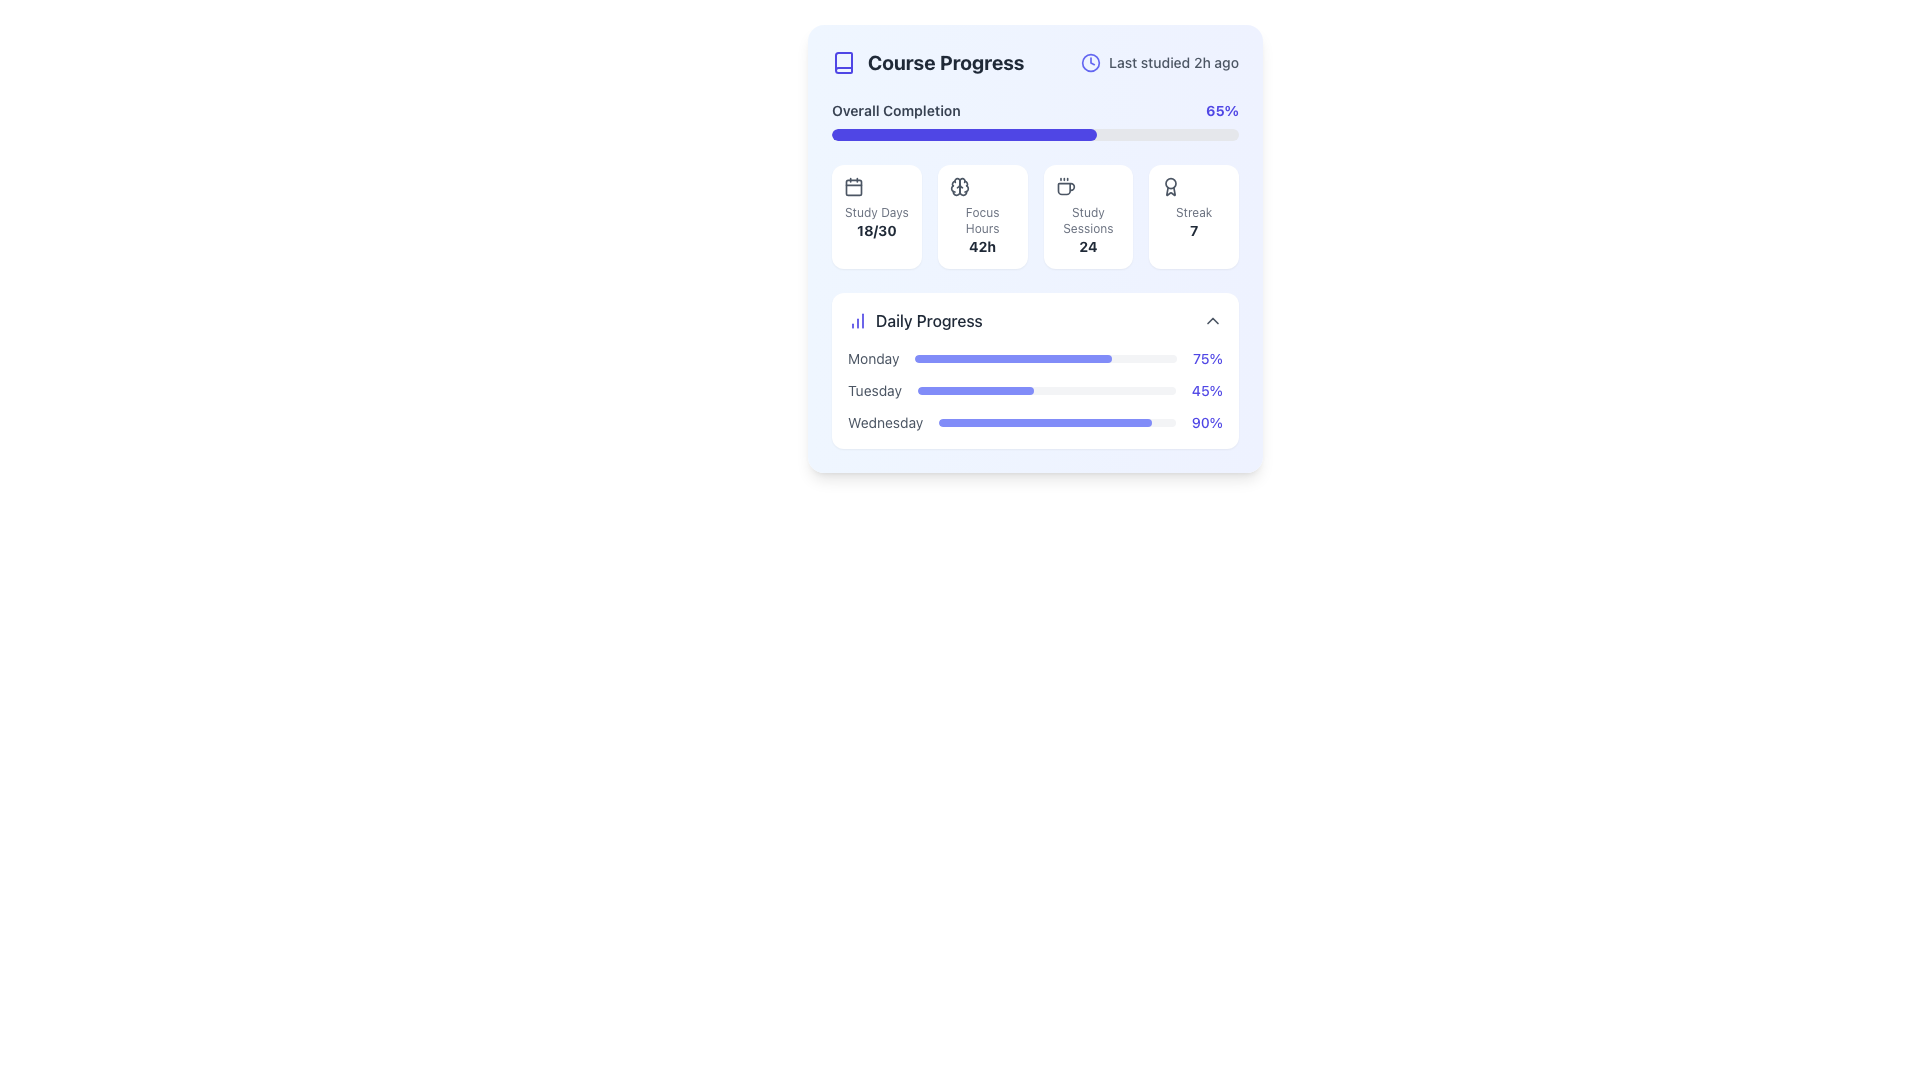 Image resolution: width=1920 pixels, height=1080 pixels. I want to click on descriptive text of the Progress indicator showing 'Wednesday' and '90%', so click(1035, 422).